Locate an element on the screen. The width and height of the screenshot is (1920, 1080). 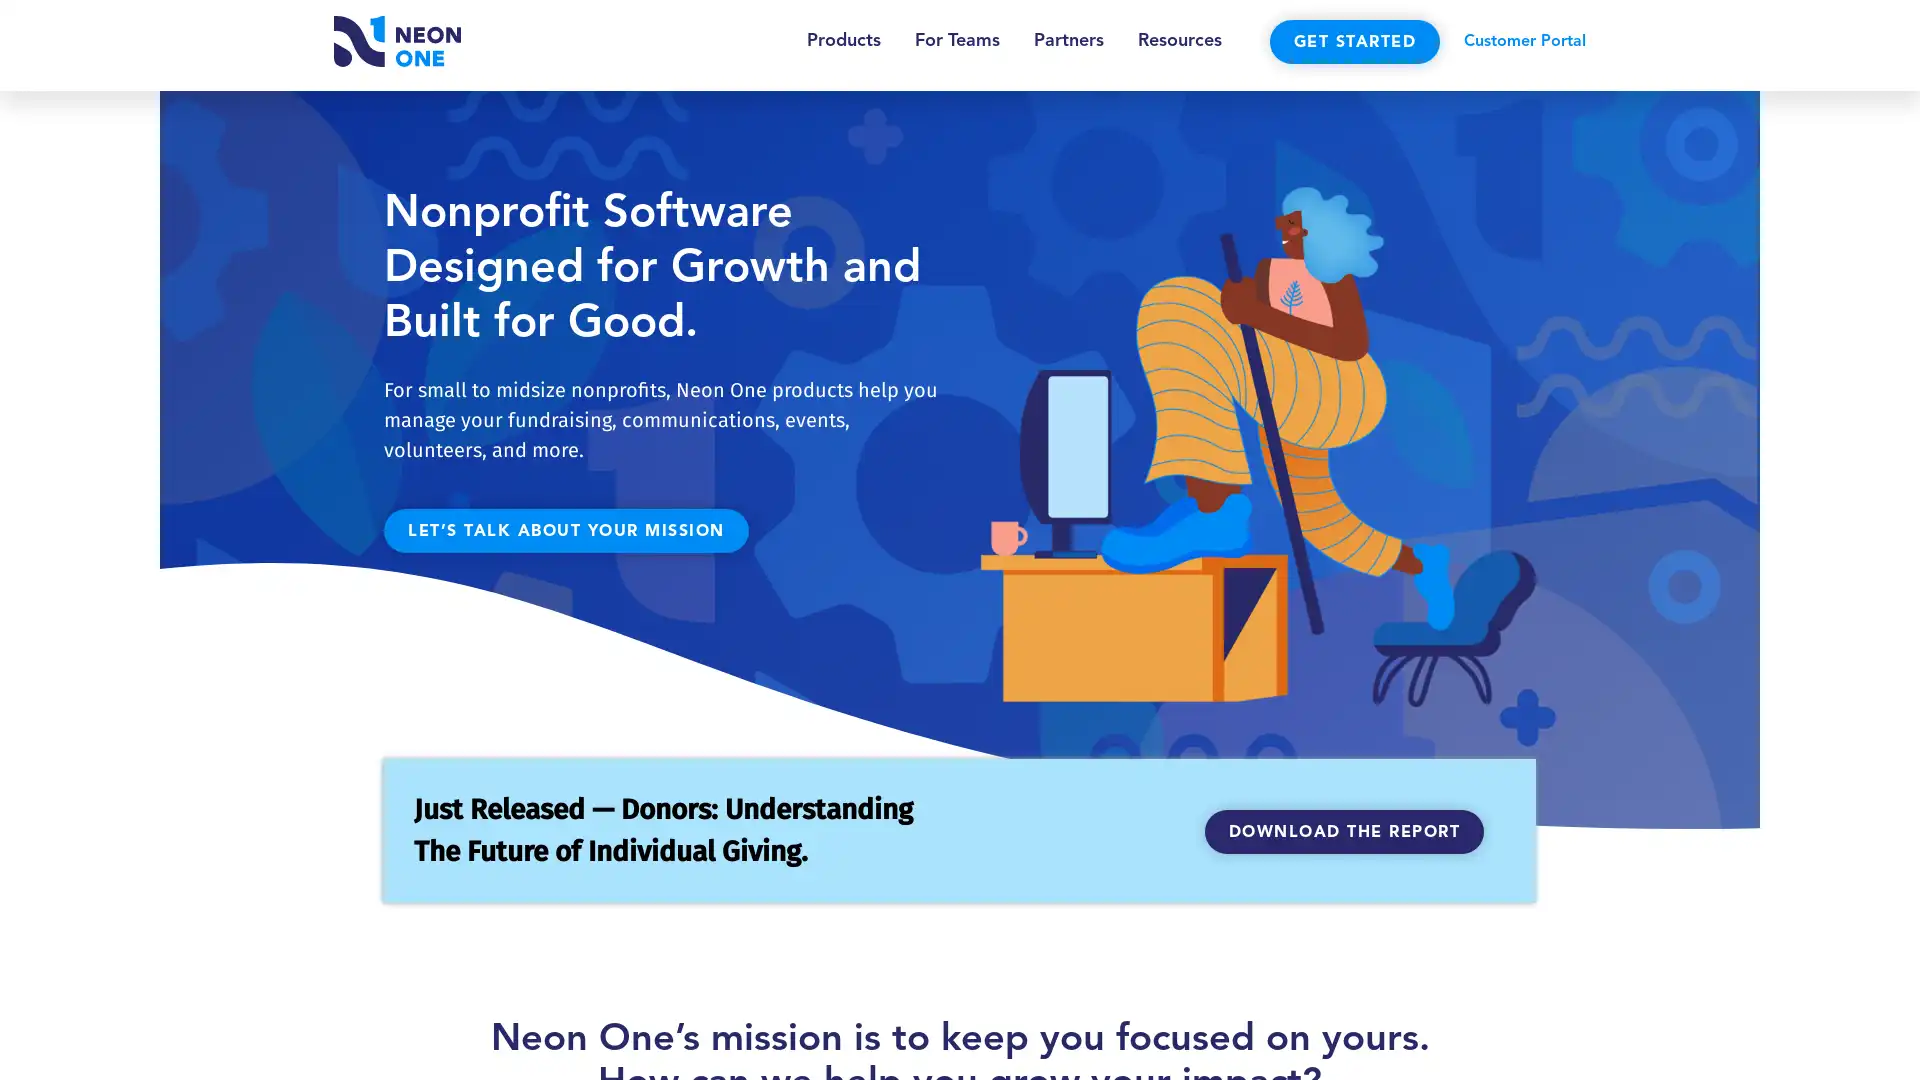
Products is located at coordinates (843, 41).